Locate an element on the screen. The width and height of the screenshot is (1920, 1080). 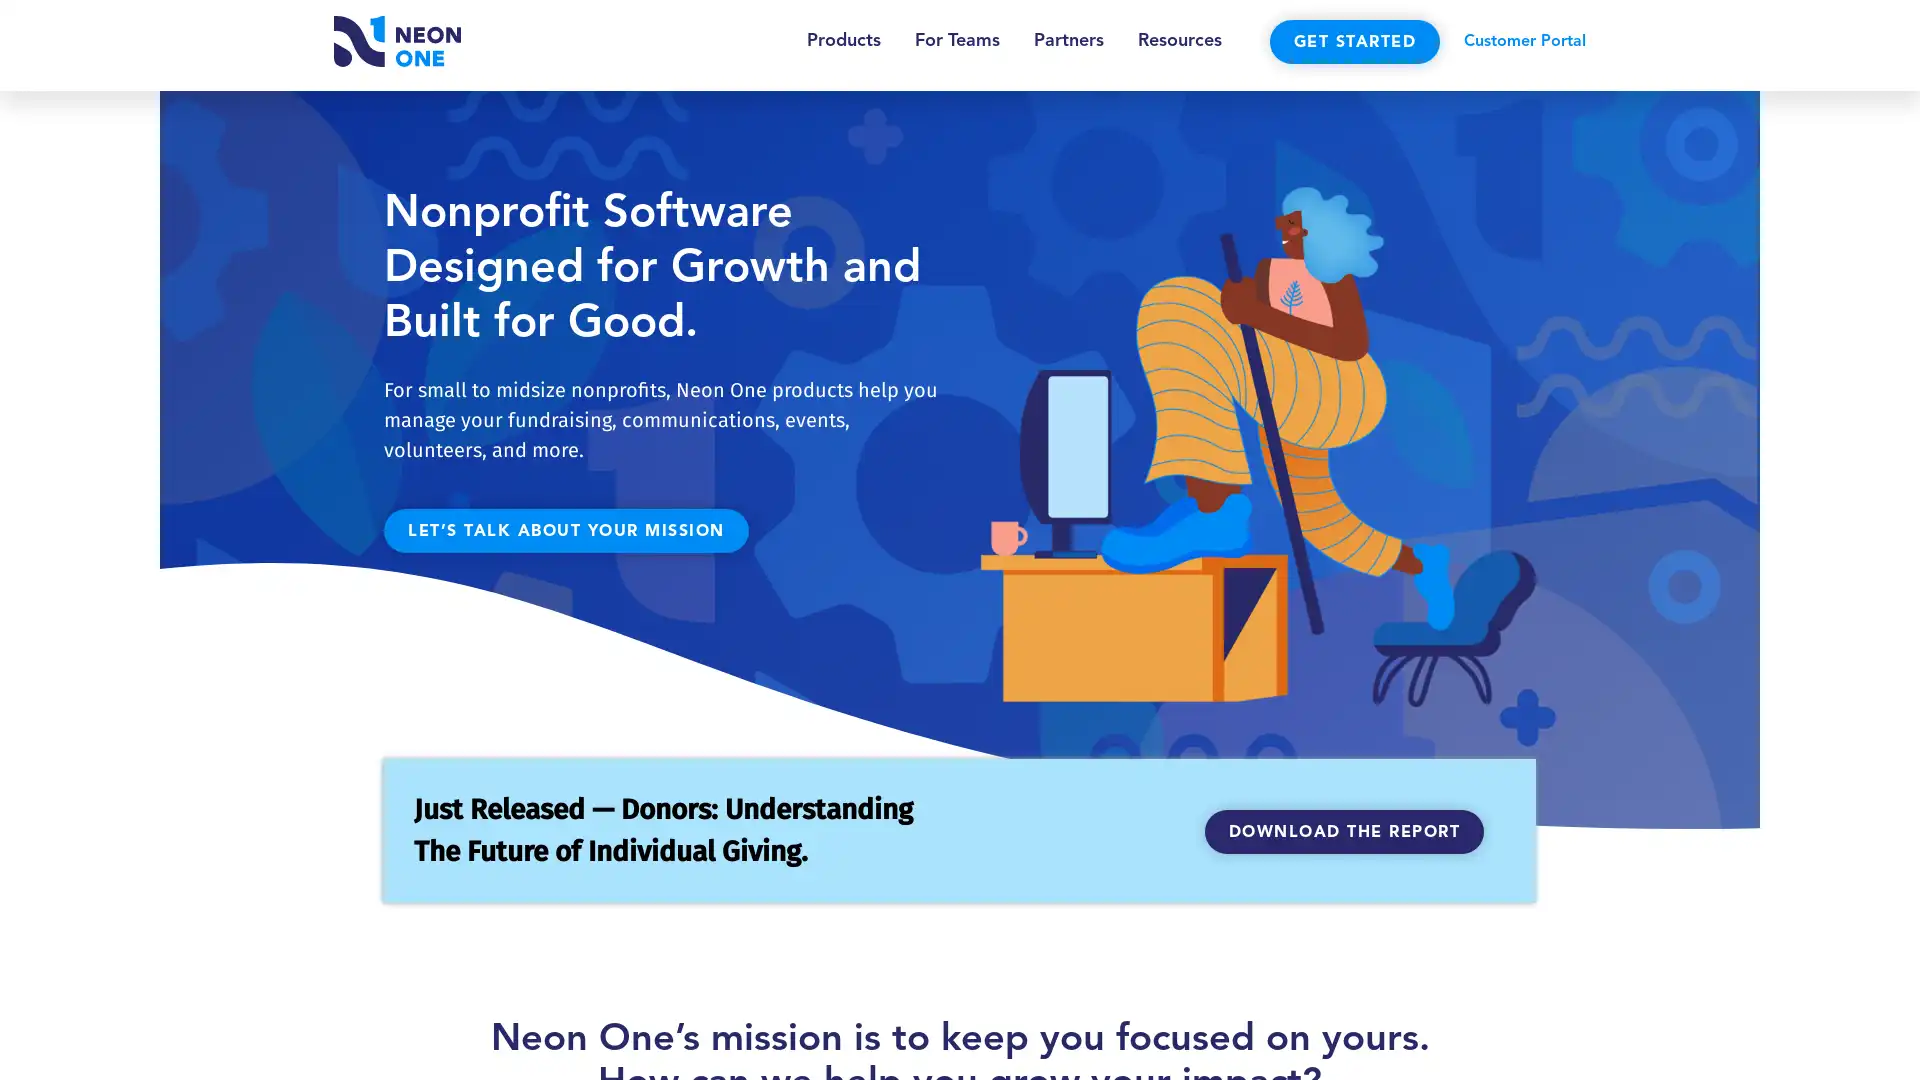
Products is located at coordinates (843, 41).